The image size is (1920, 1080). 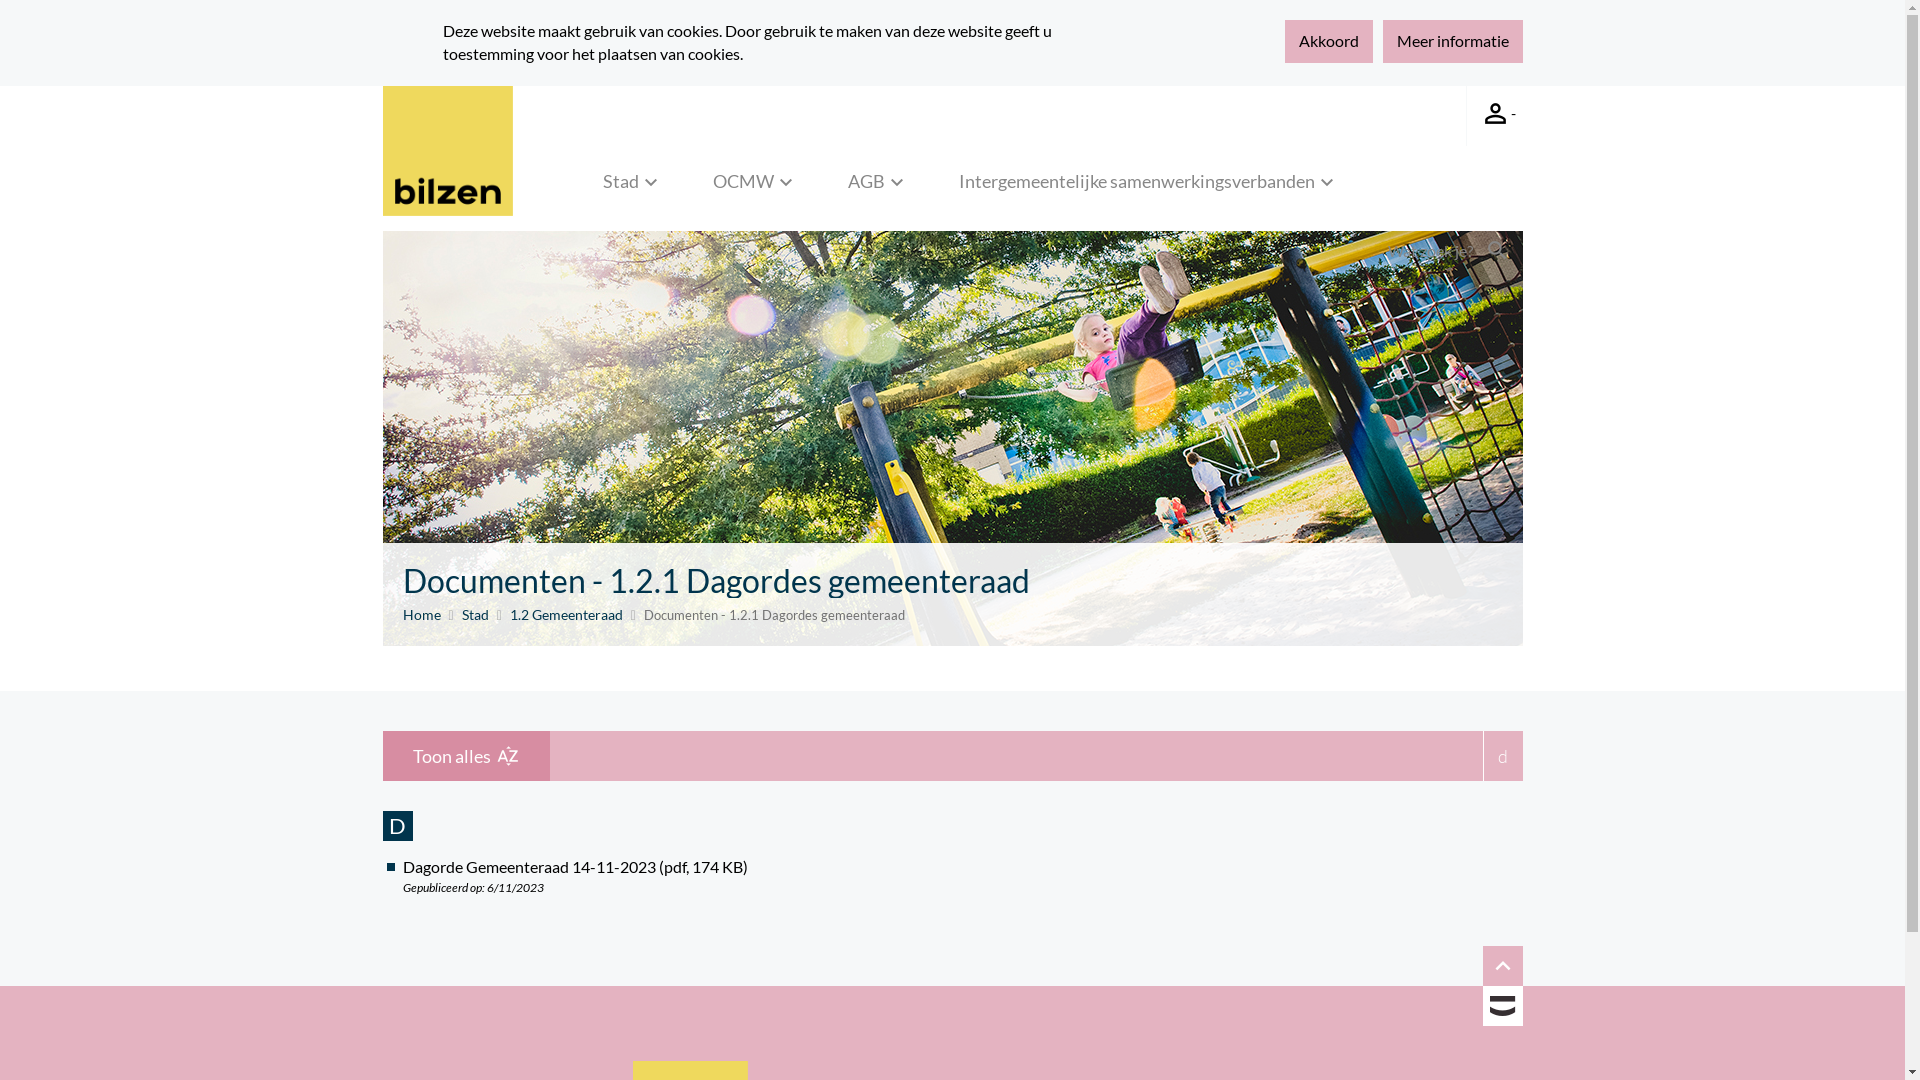 I want to click on 'Stad', so click(x=474, y=613).